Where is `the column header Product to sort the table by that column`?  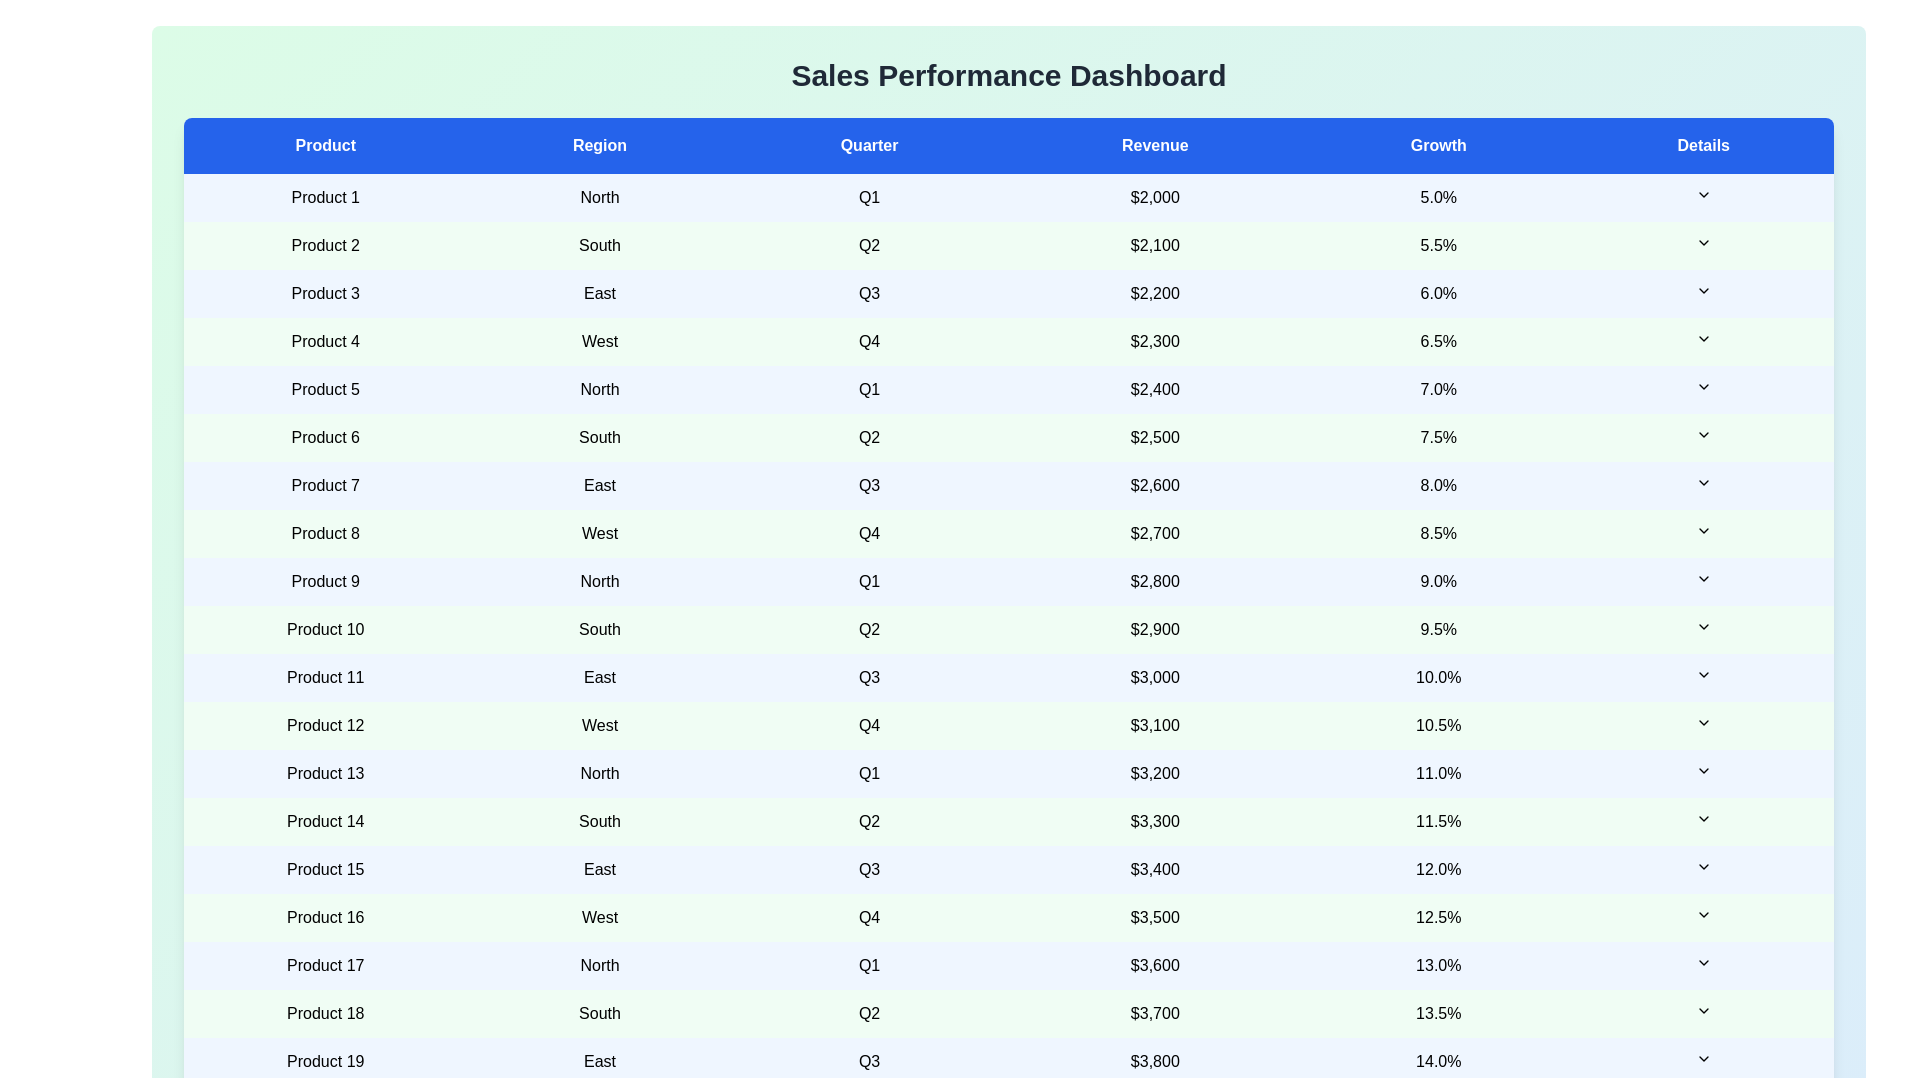
the column header Product to sort the table by that column is located at coordinates (325, 145).